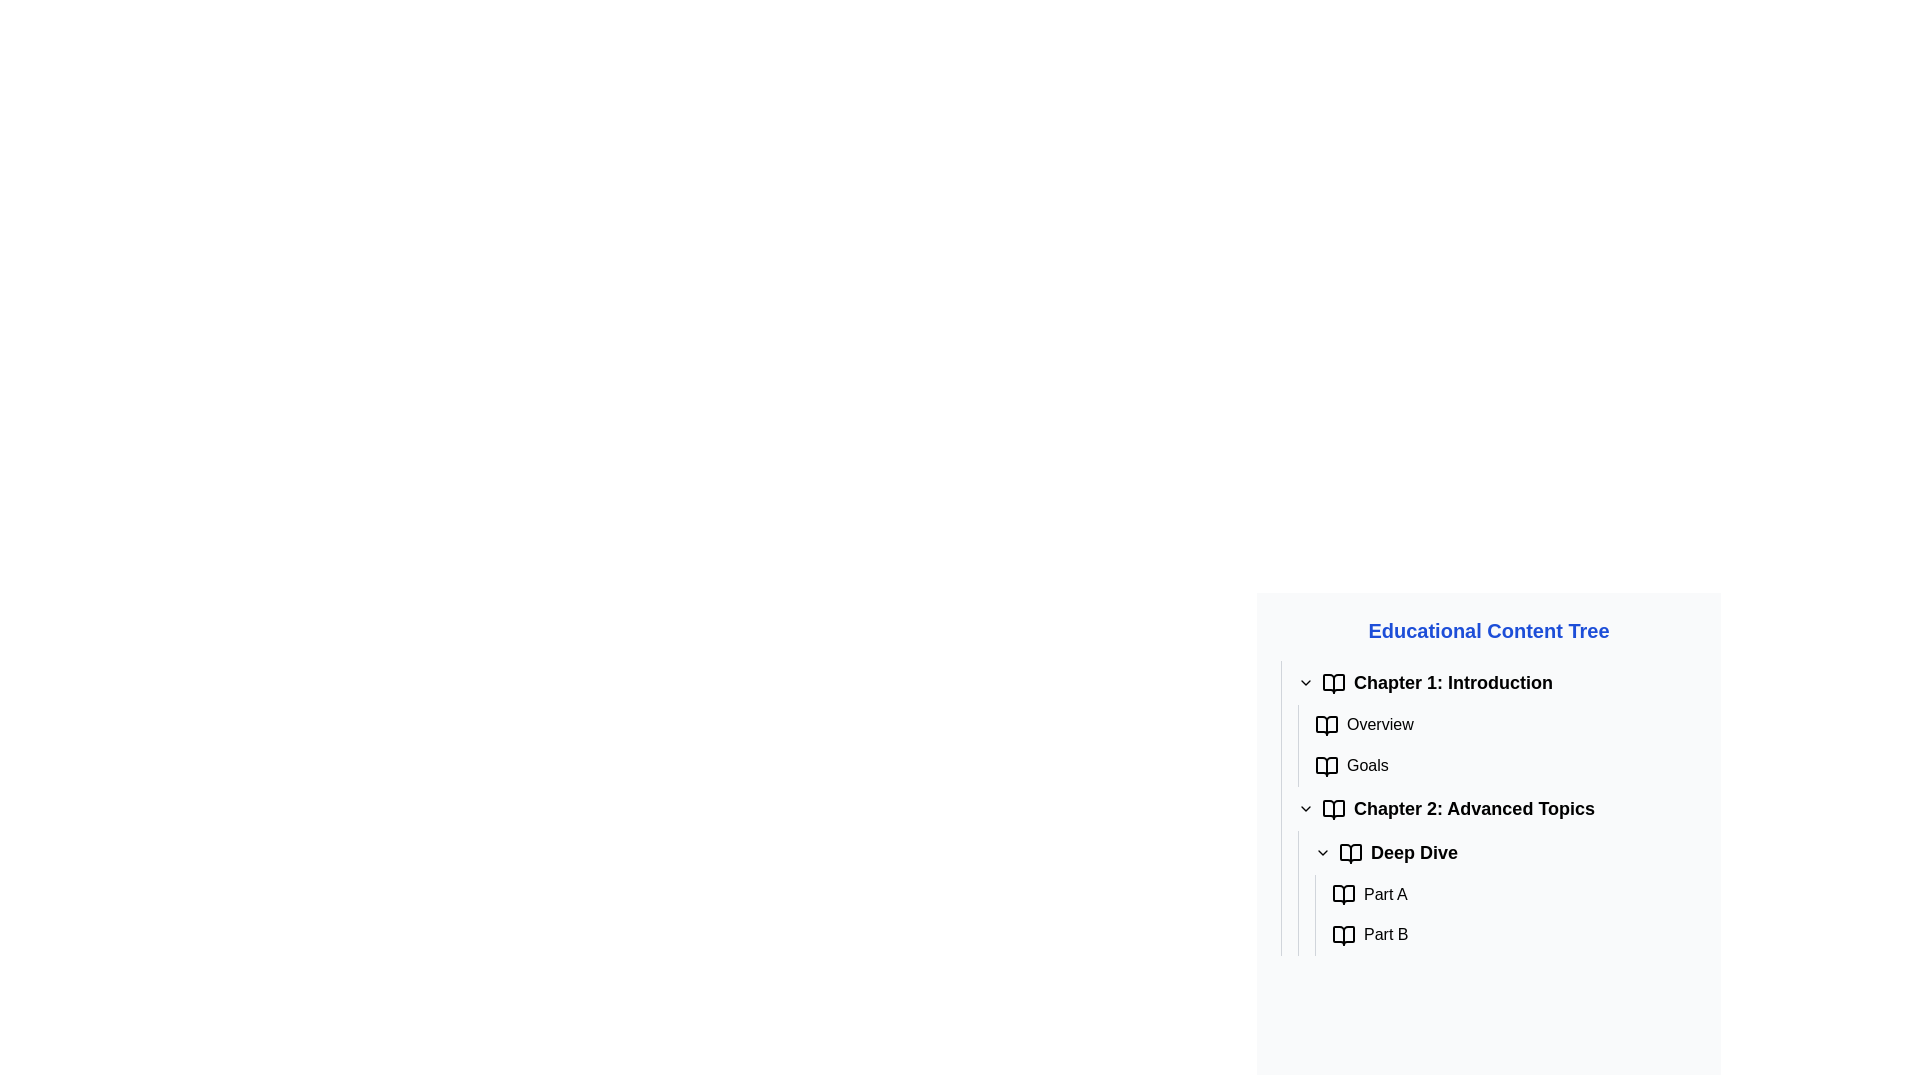 This screenshot has width=1920, height=1080. Describe the element at coordinates (1488, 870) in the screenshot. I see `the collapsible tree node labeled 'Chapter 2: Advanced Topics' to activate related actions` at that location.